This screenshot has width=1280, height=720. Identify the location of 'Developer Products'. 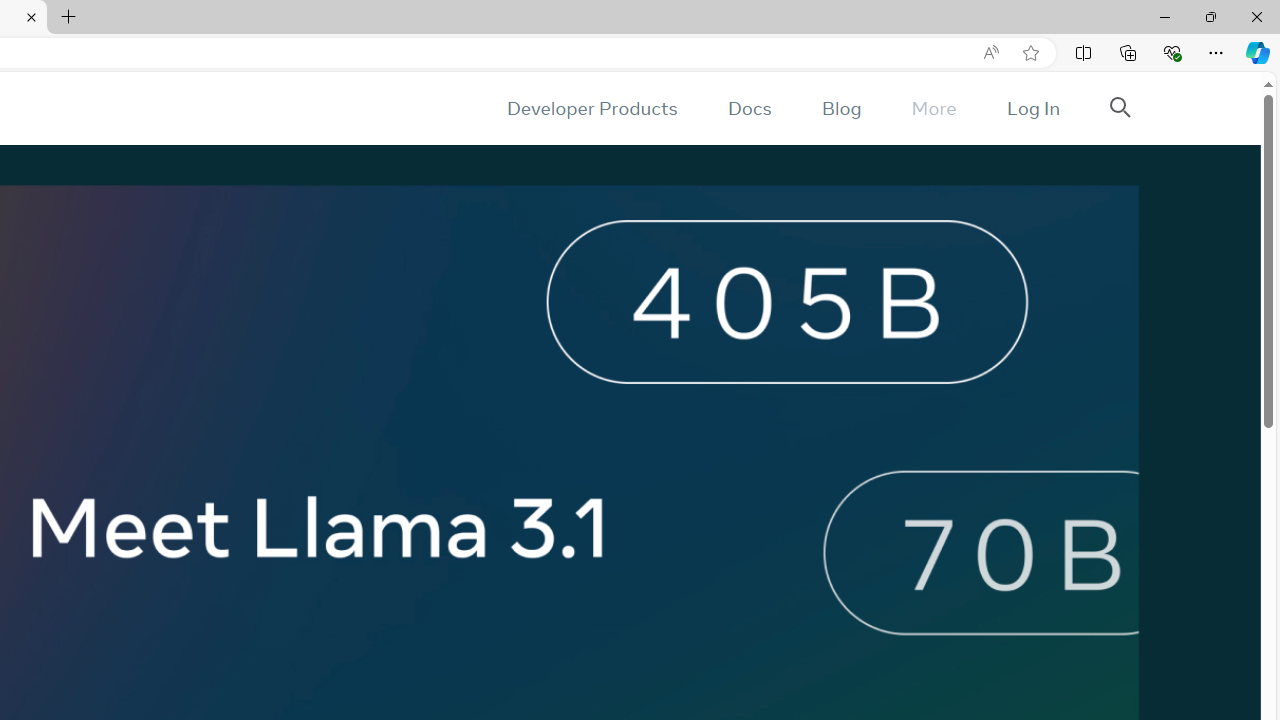
(591, 108).